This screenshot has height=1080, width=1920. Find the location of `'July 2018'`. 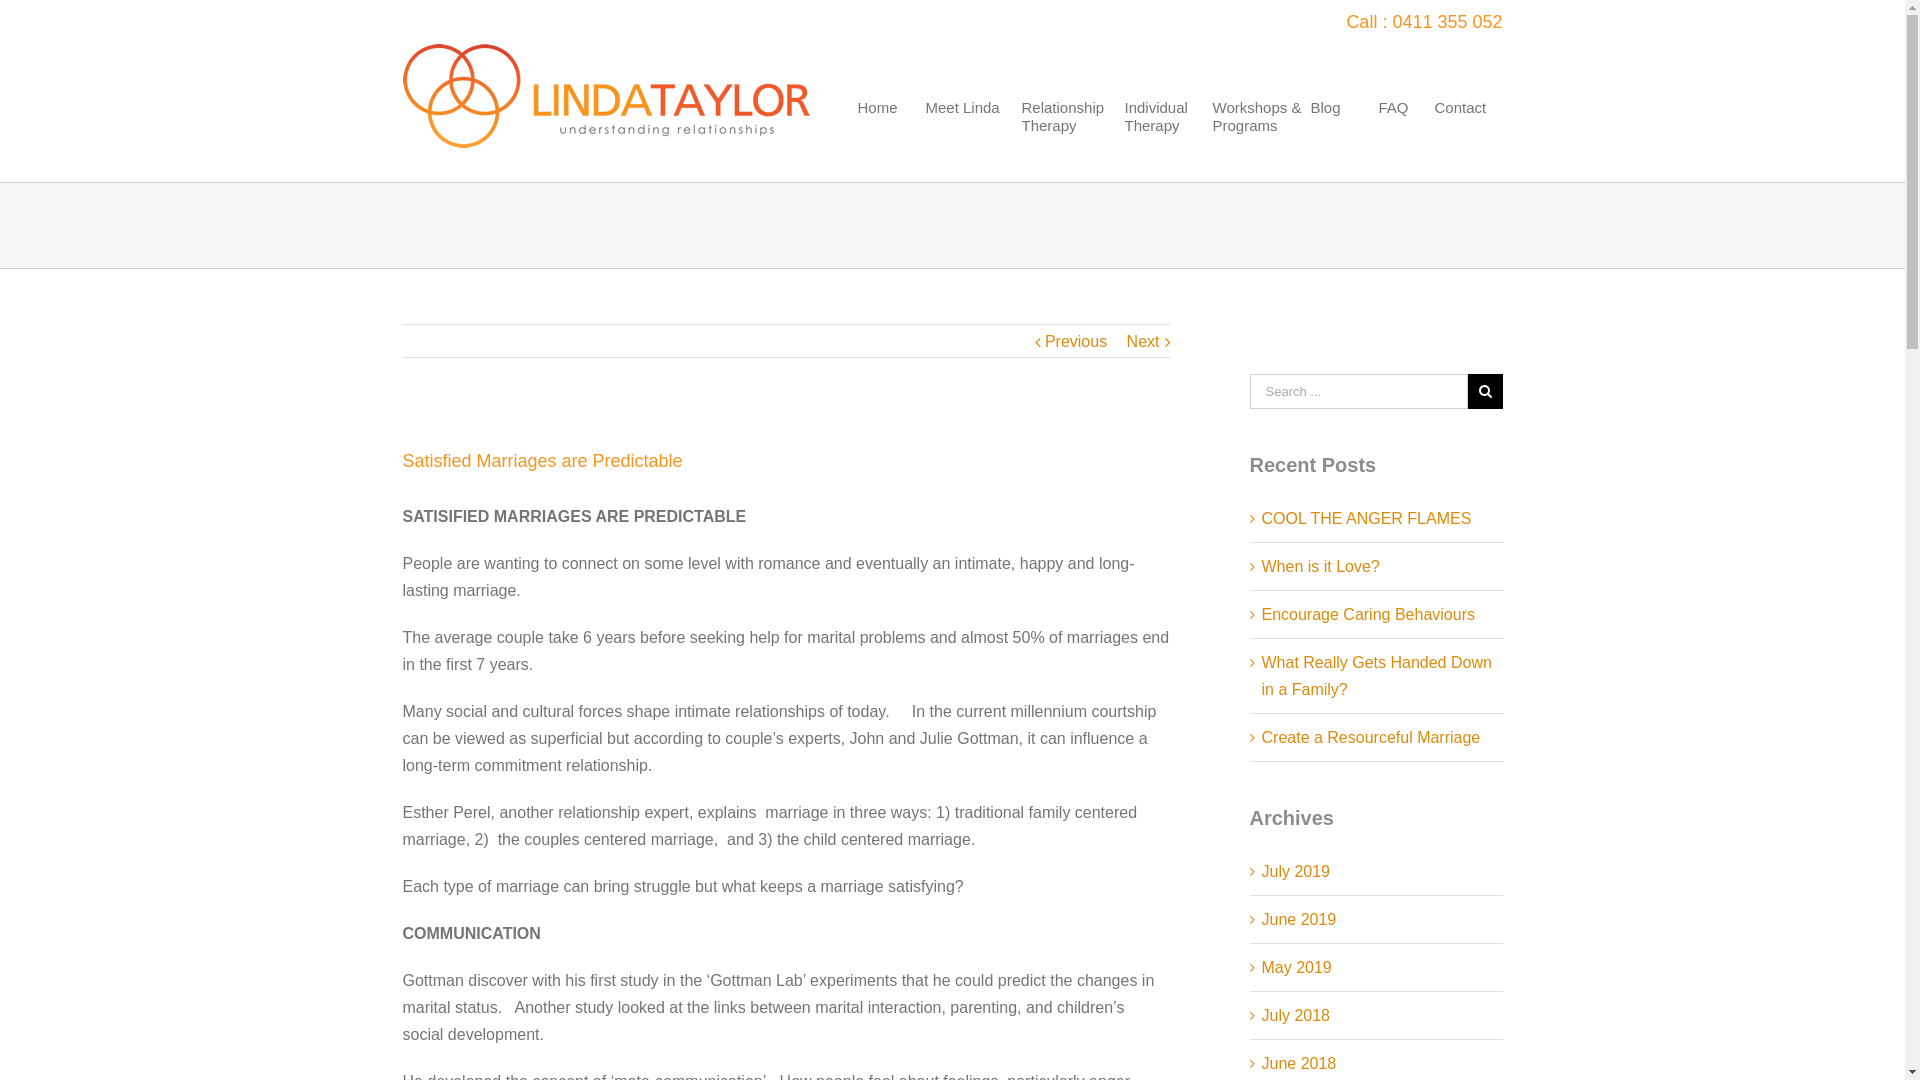

'July 2018' is located at coordinates (1296, 1015).